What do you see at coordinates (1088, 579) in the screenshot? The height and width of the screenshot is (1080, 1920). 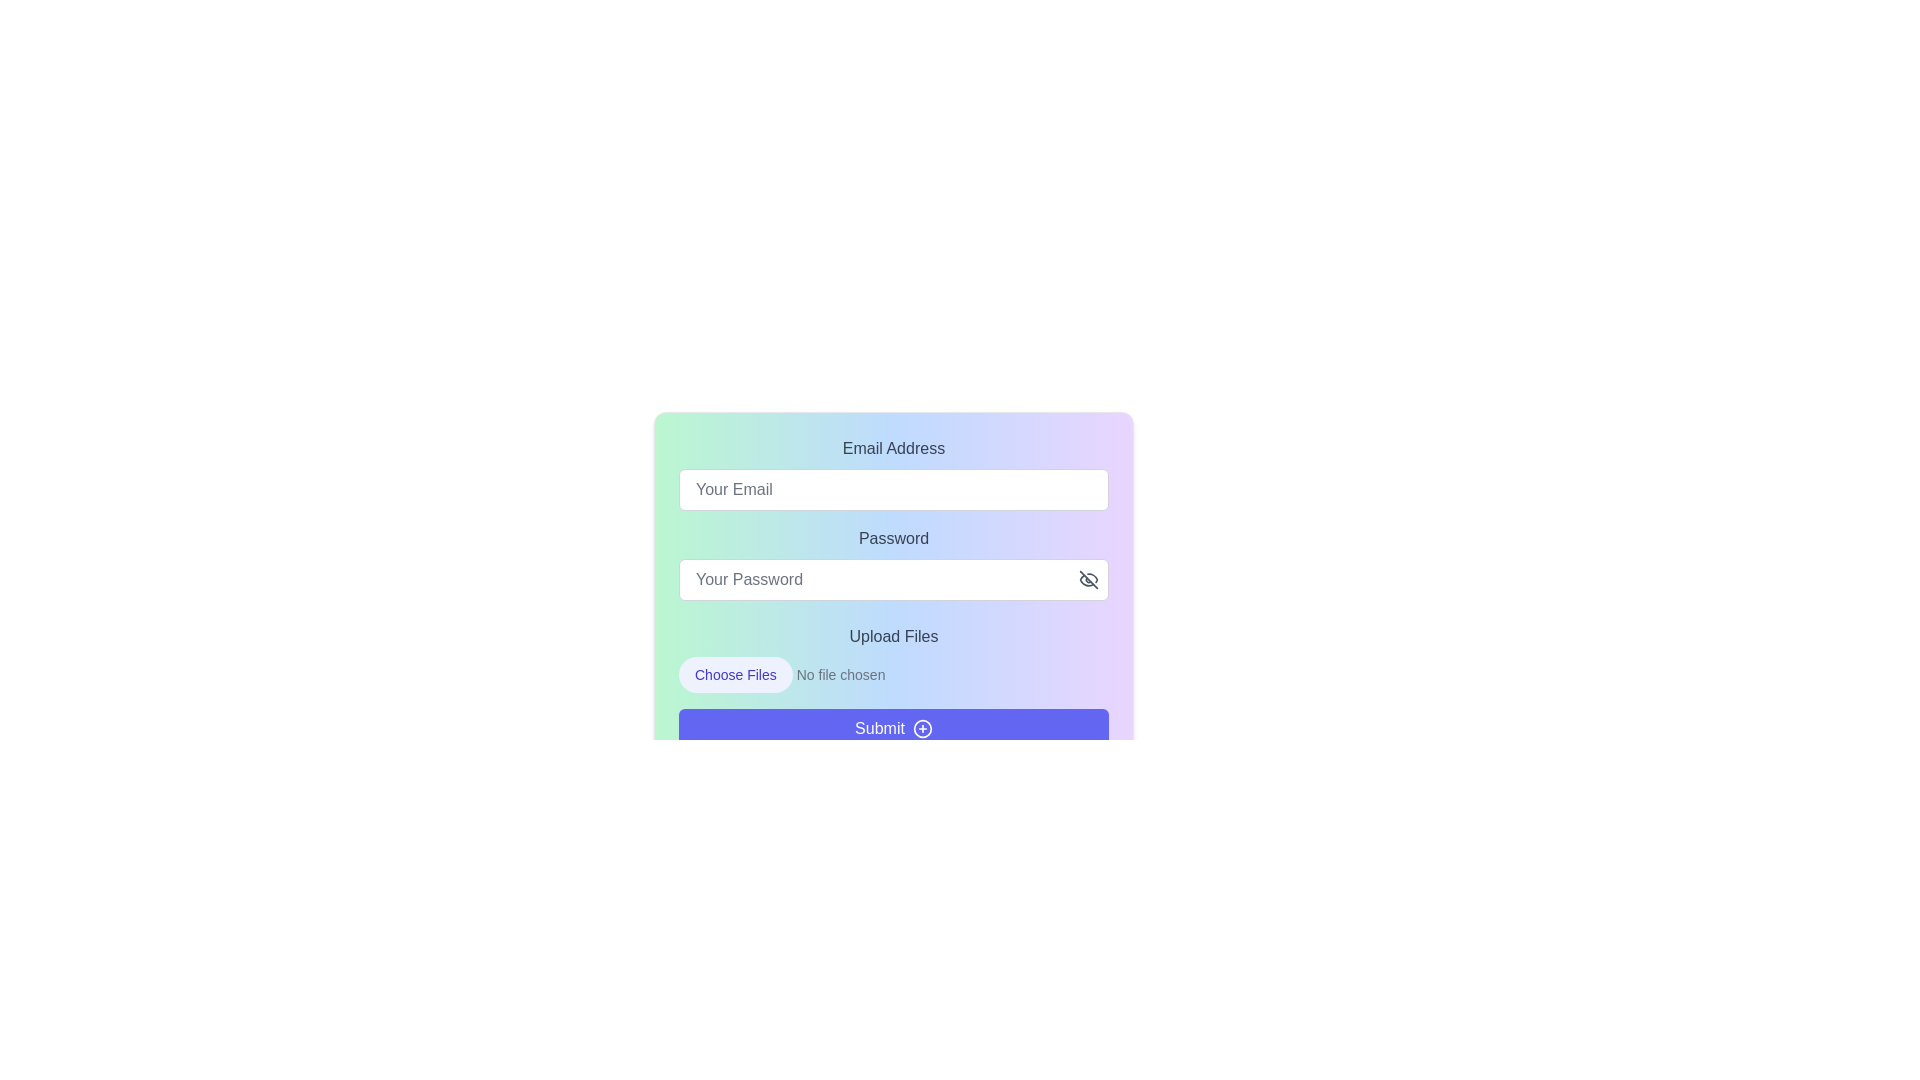 I see `the diagonal line graphic element that is part of the eye-off icon, located to the right of the password input field` at bounding box center [1088, 579].